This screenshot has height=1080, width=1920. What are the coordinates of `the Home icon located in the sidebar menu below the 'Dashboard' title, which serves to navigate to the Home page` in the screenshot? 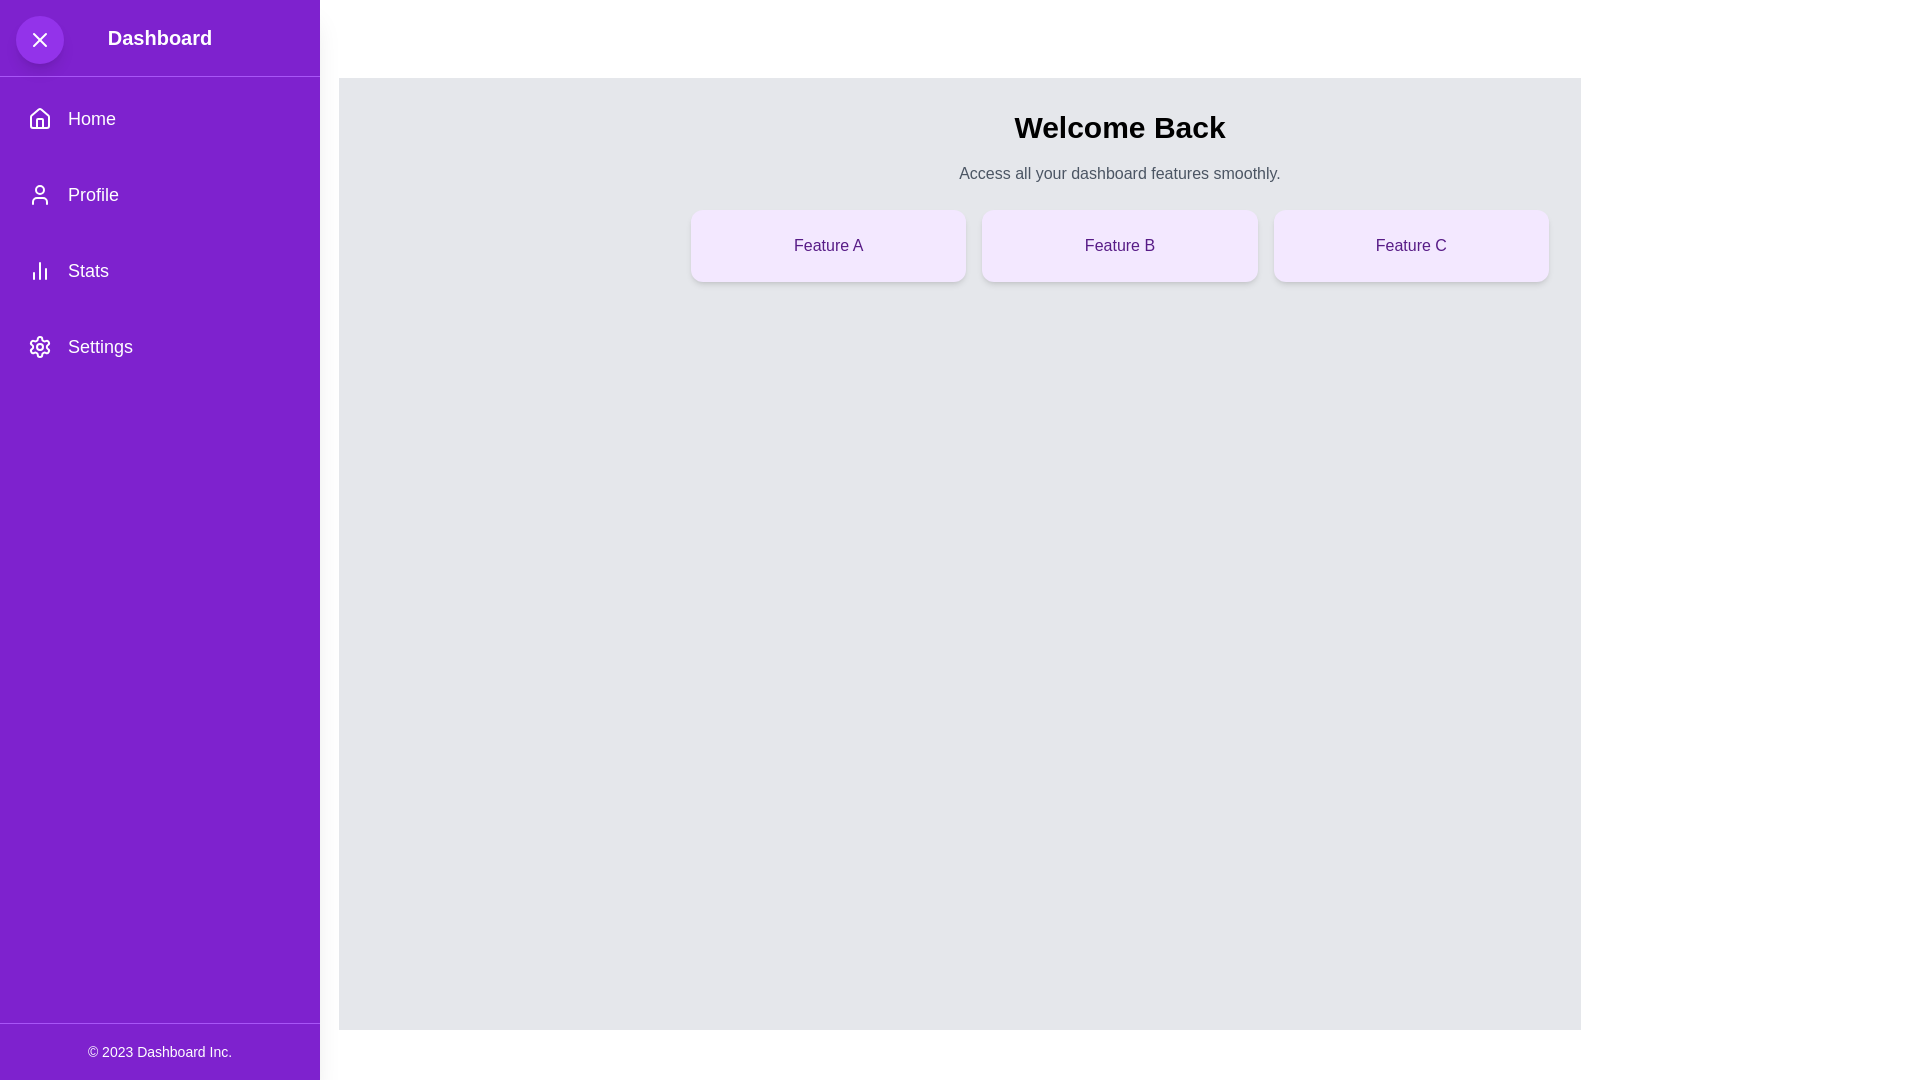 It's located at (39, 118).